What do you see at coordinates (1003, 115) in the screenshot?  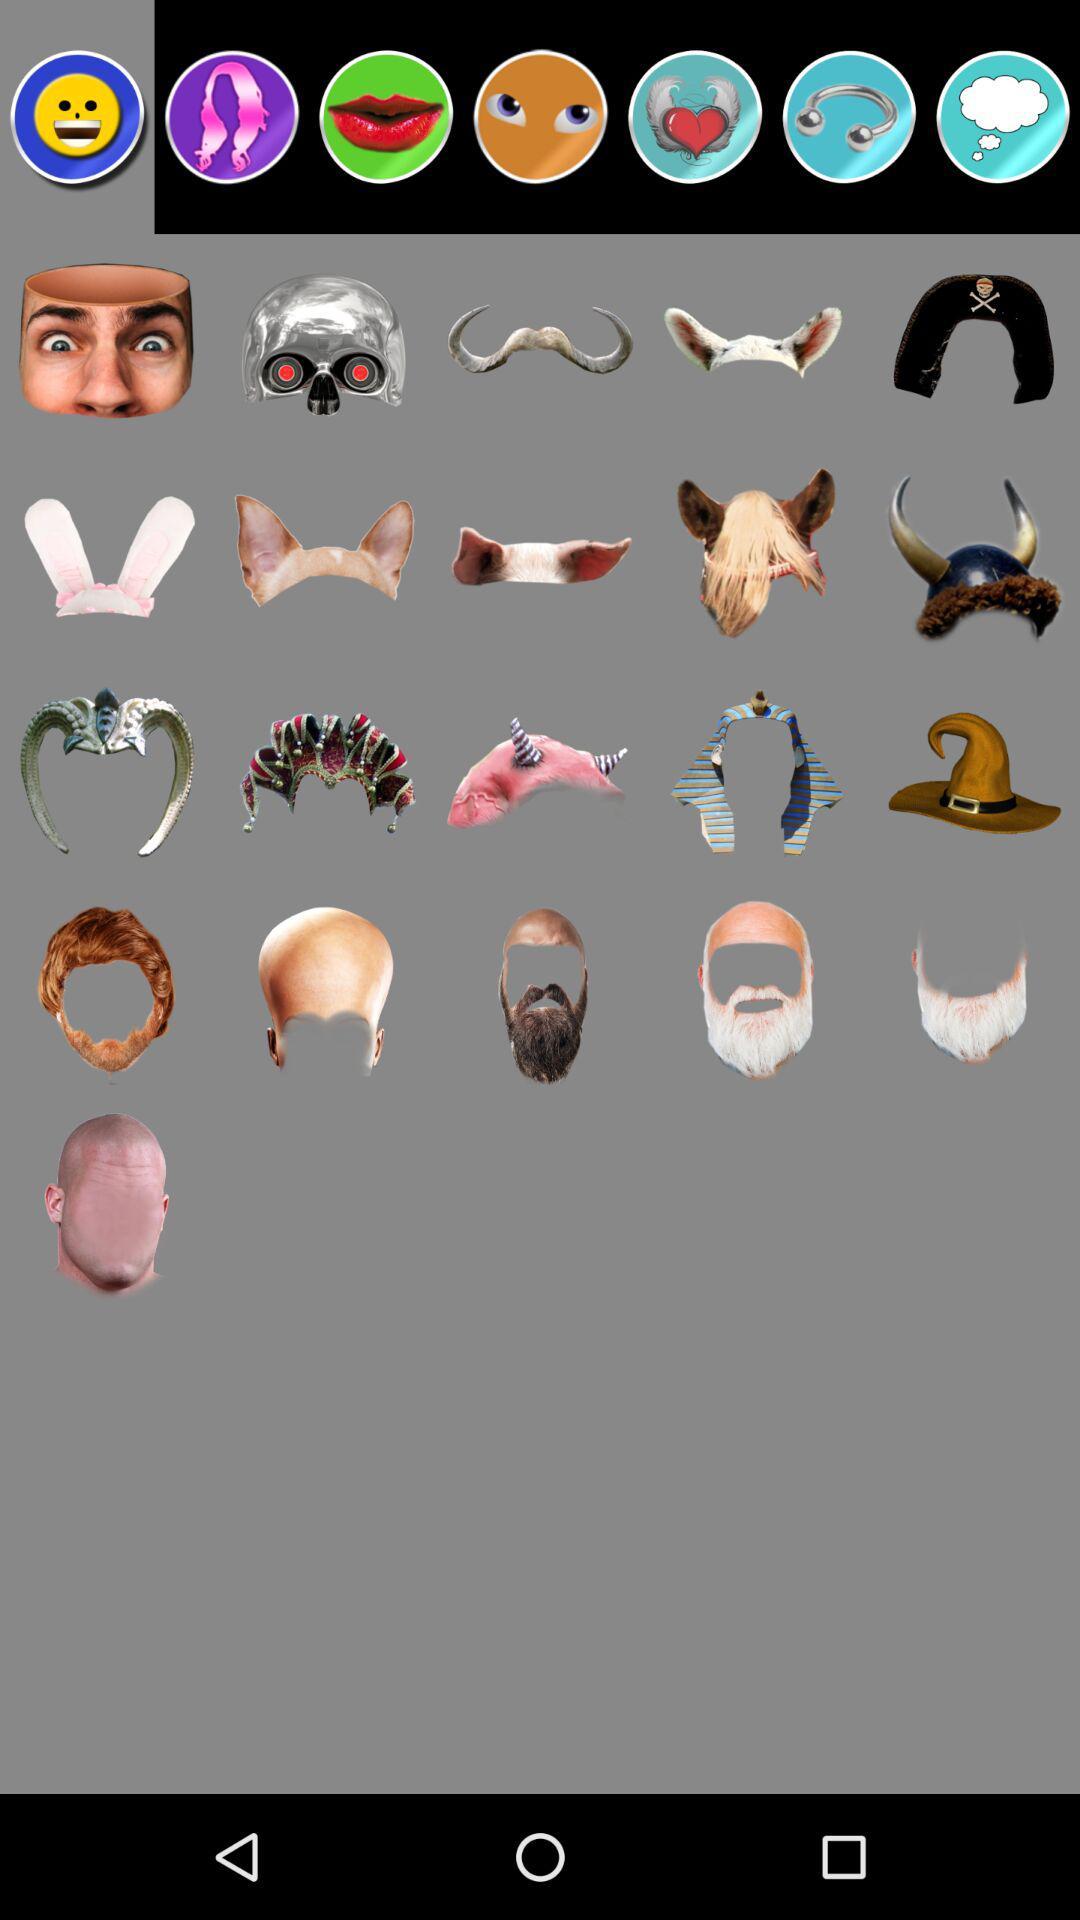 I see `category of sticker` at bounding box center [1003, 115].